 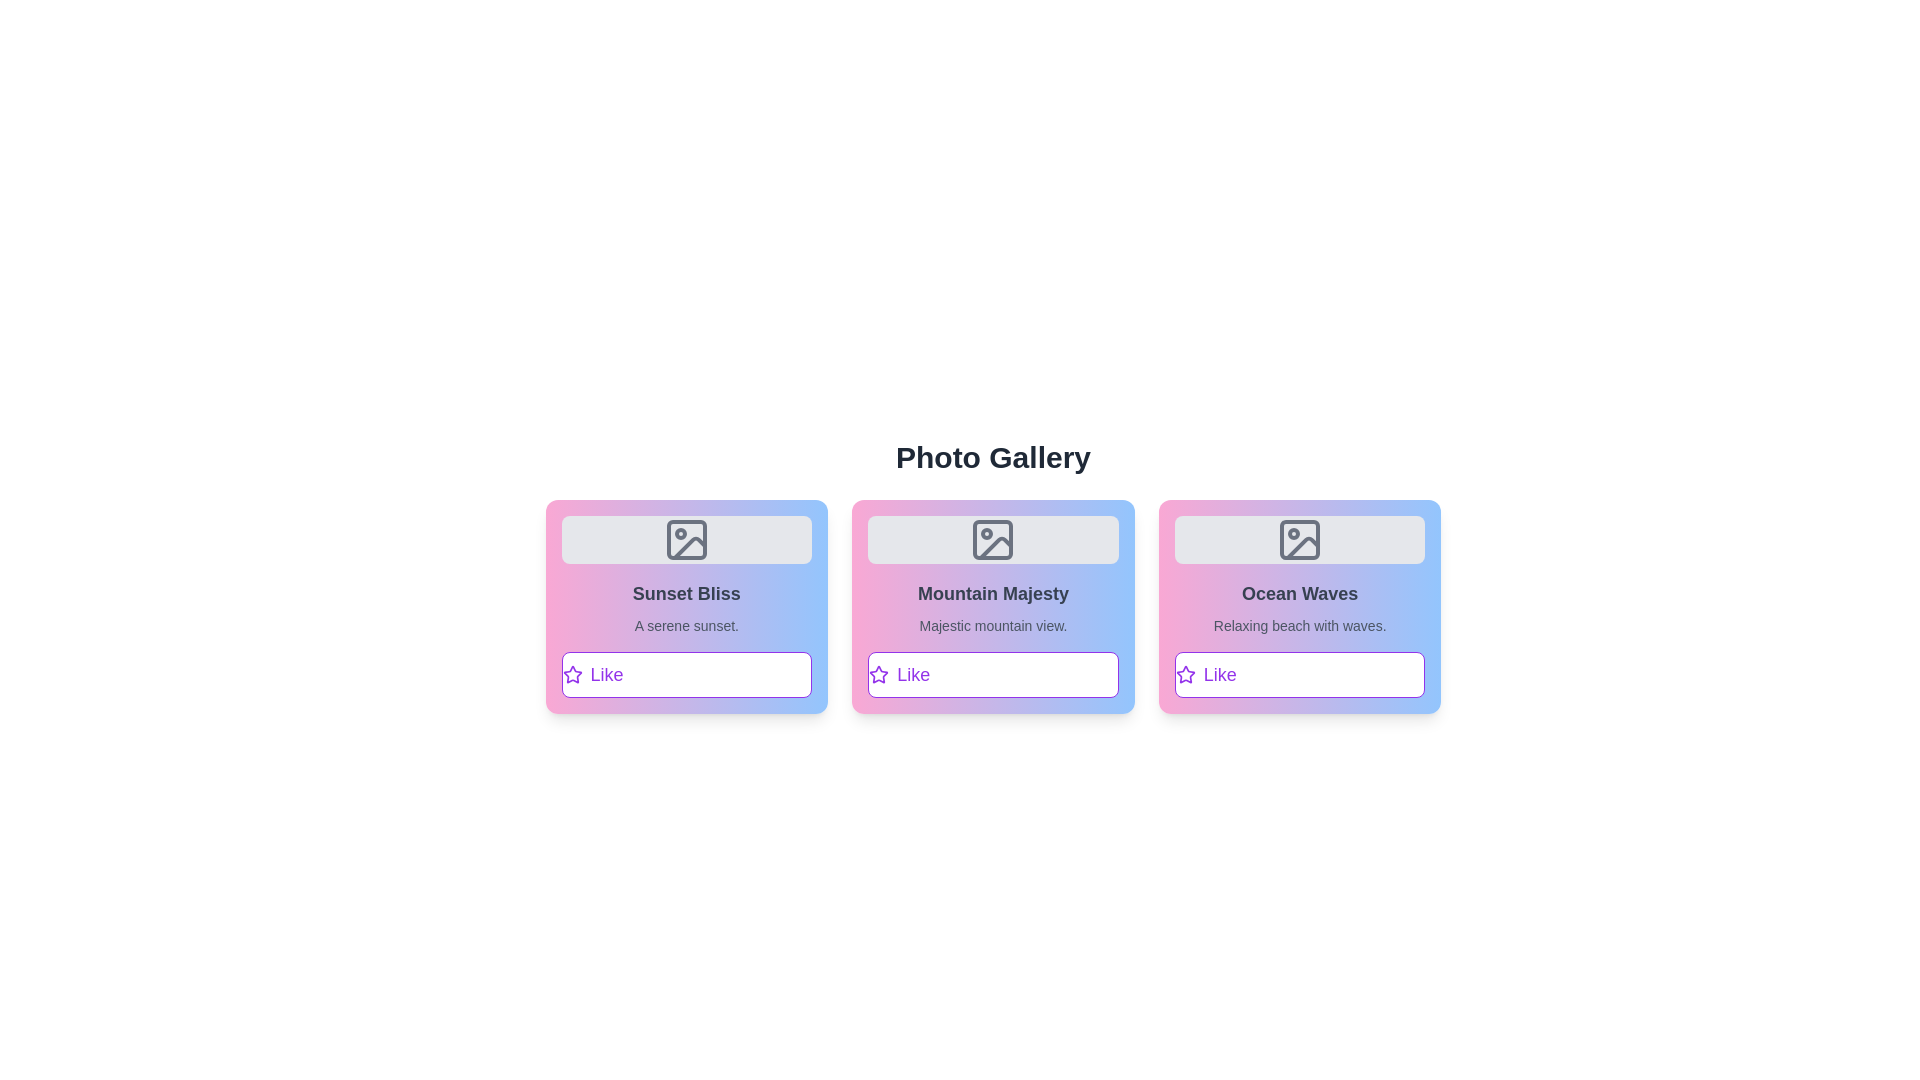 I want to click on 'Like' button for the photo titled 'Mountain Majesty', so click(x=993, y=675).